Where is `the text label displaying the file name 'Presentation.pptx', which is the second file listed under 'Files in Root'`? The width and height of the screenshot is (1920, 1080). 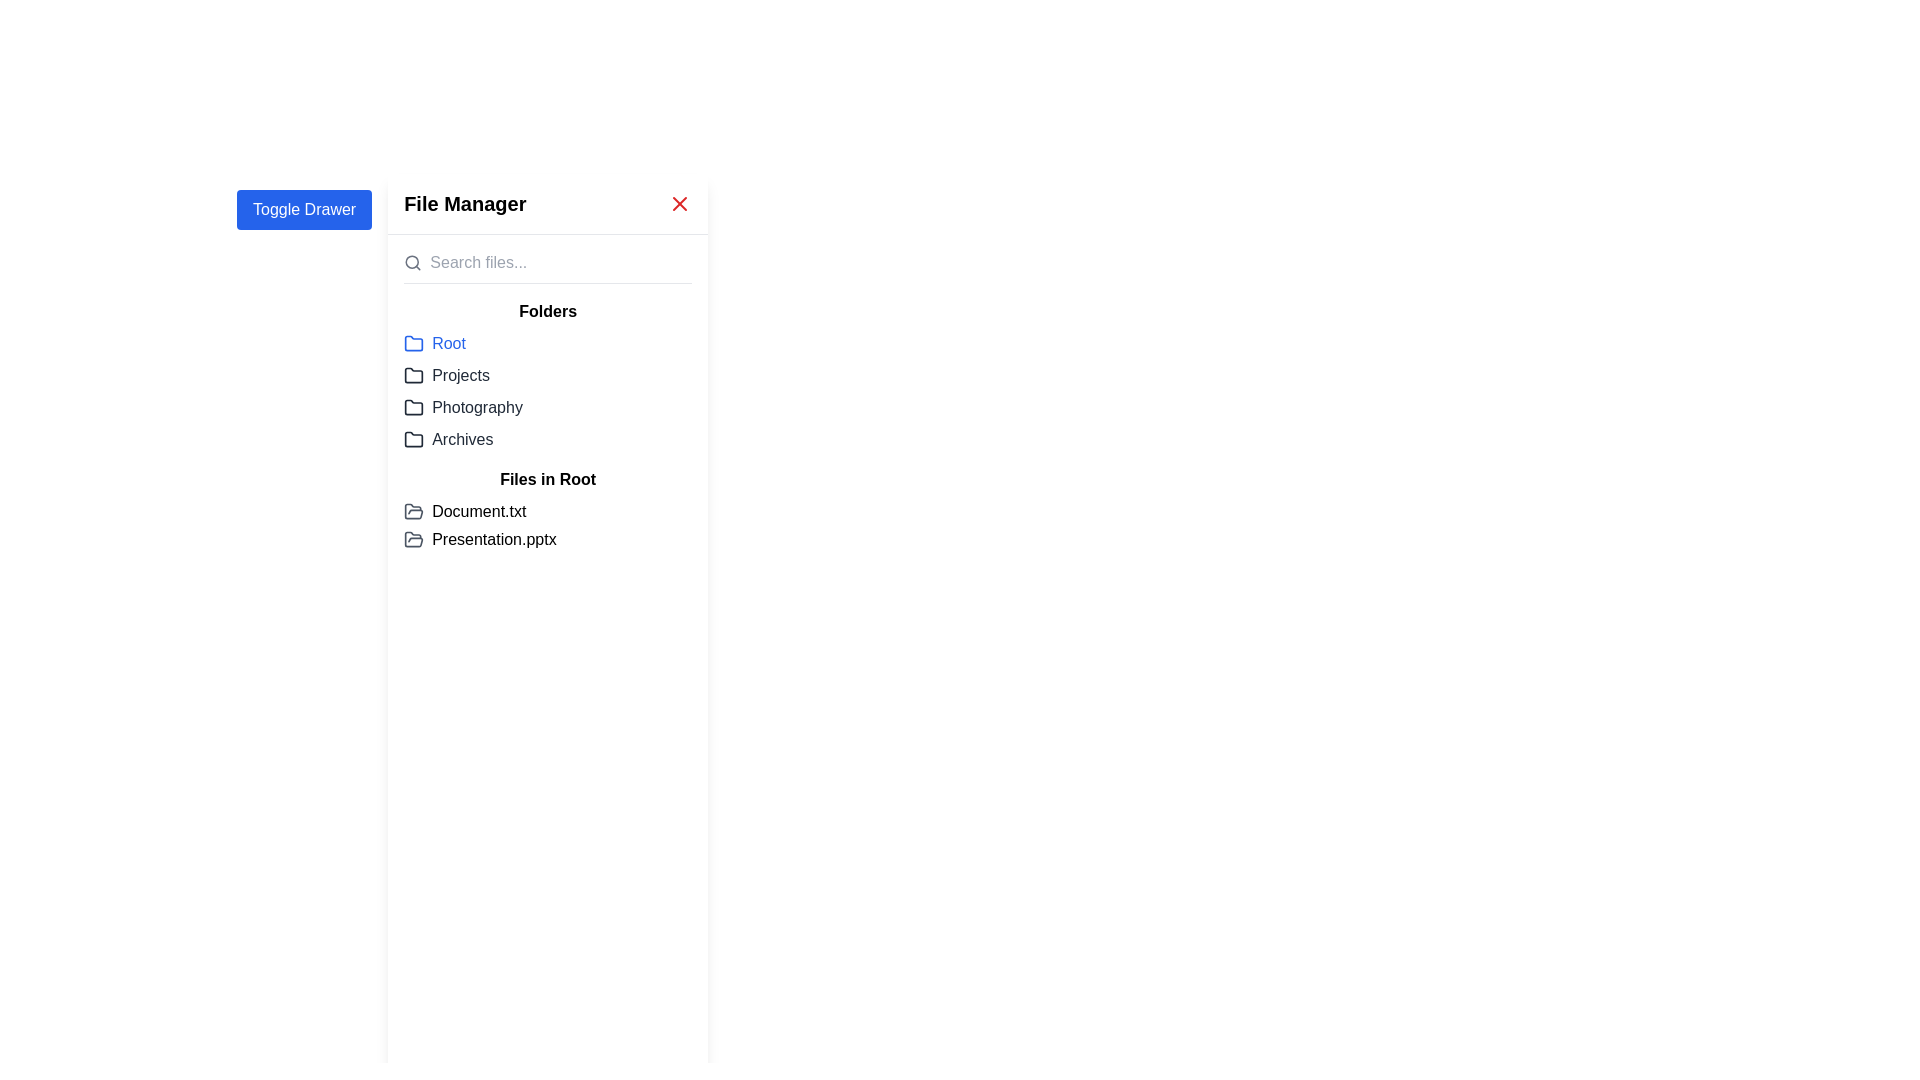 the text label displaying the file name 'Presentation.pptx', which is the second file listed under 'Files in Root' is located at coordinates (494, 540).